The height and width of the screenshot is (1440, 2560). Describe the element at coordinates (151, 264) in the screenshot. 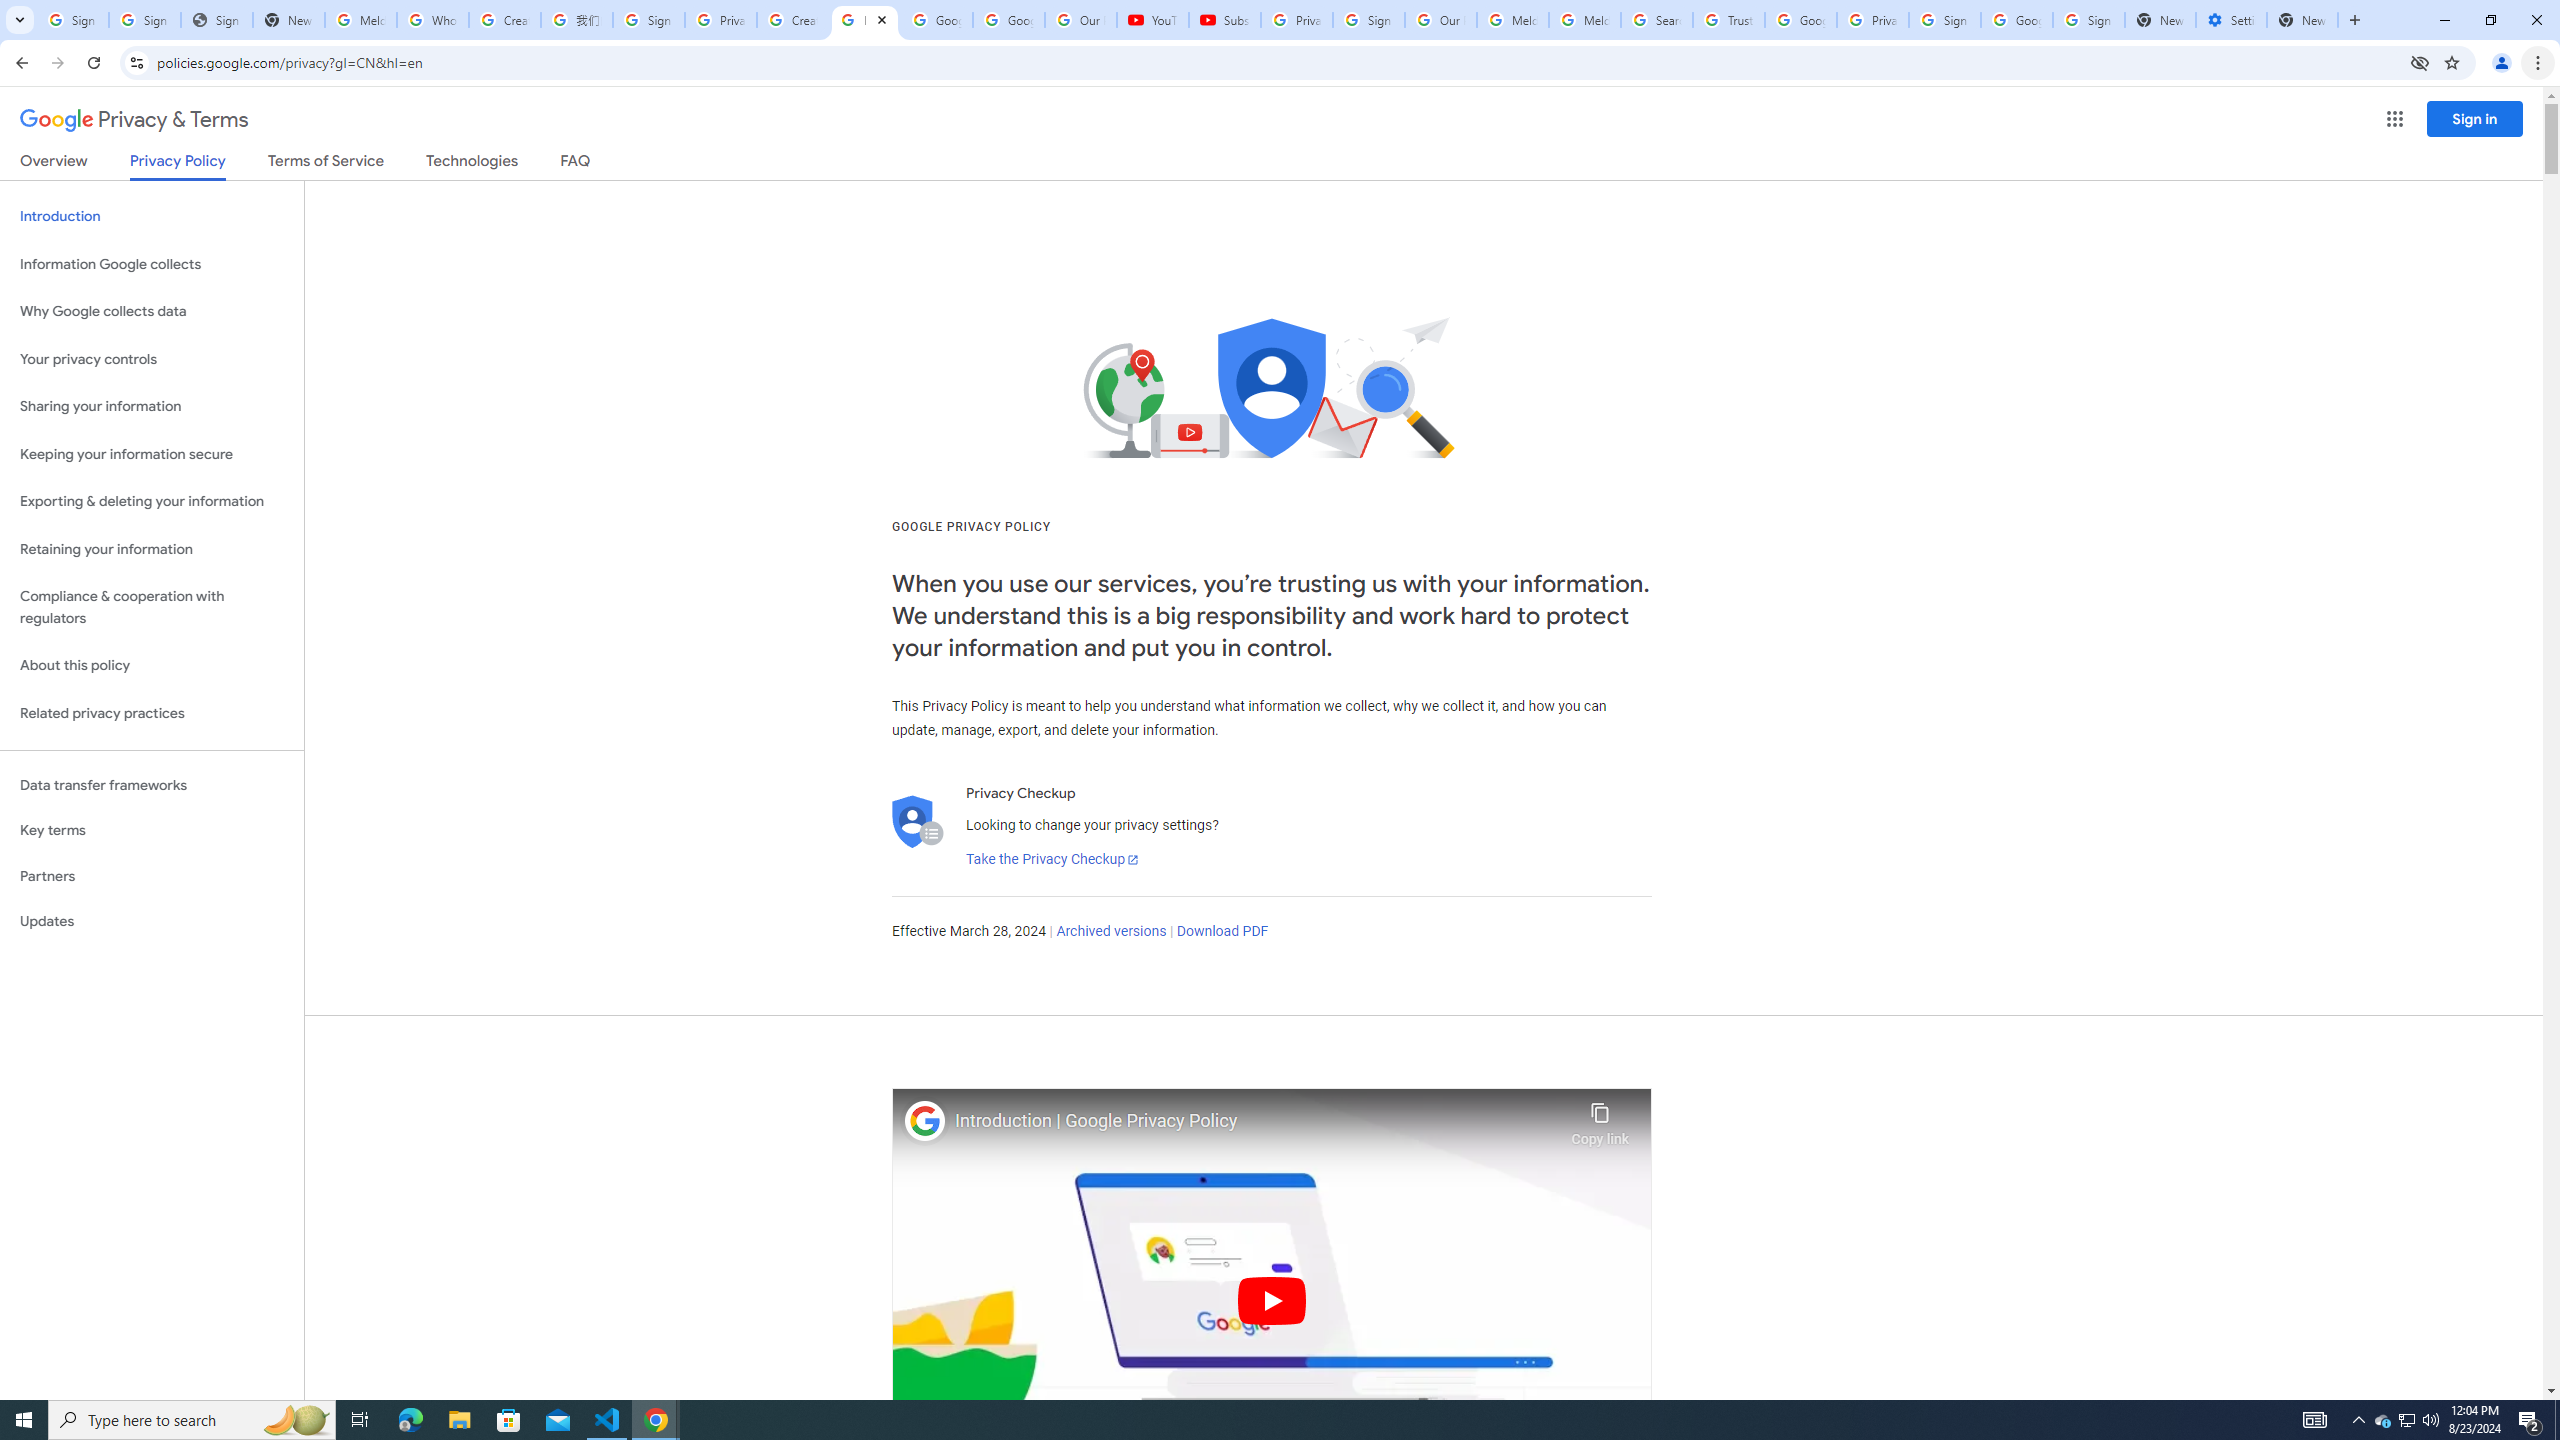

I see `'Information Google collects'` at that location.